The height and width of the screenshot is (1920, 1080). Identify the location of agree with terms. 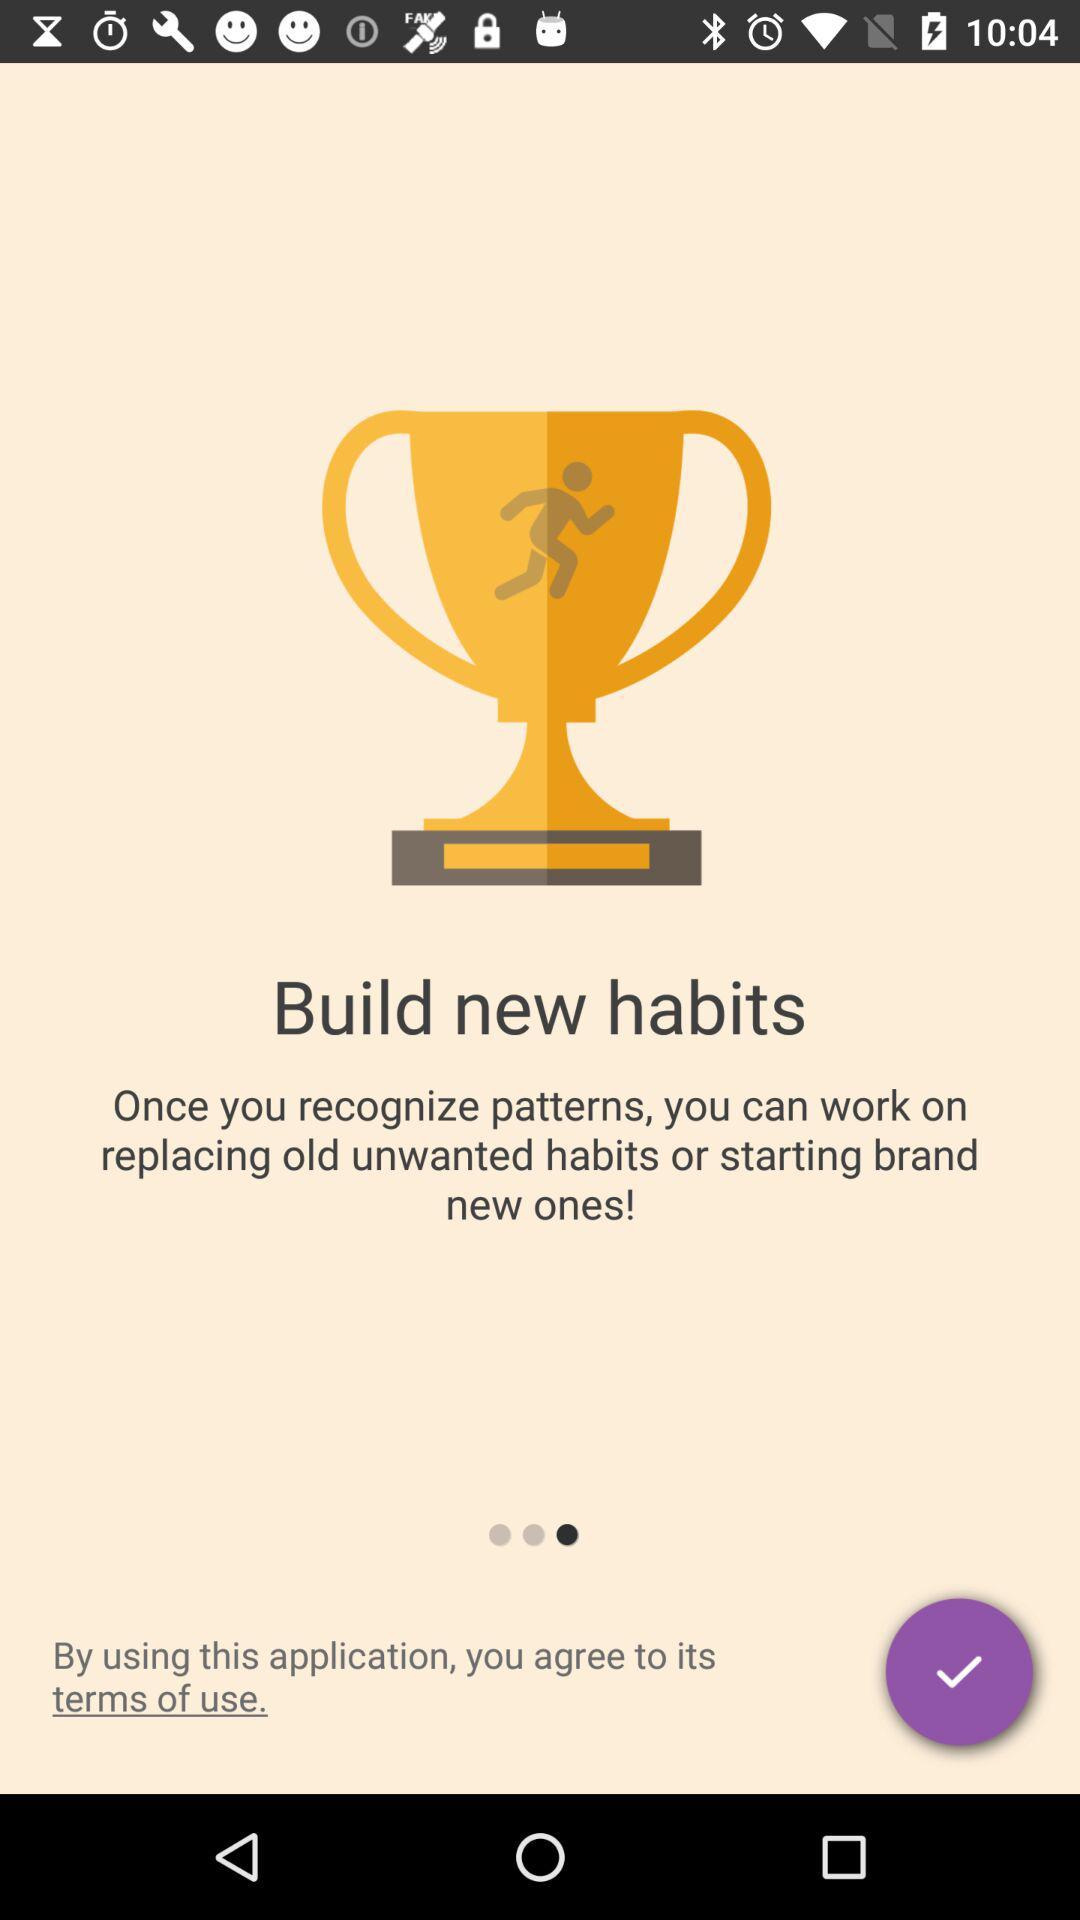
(960, 1675).